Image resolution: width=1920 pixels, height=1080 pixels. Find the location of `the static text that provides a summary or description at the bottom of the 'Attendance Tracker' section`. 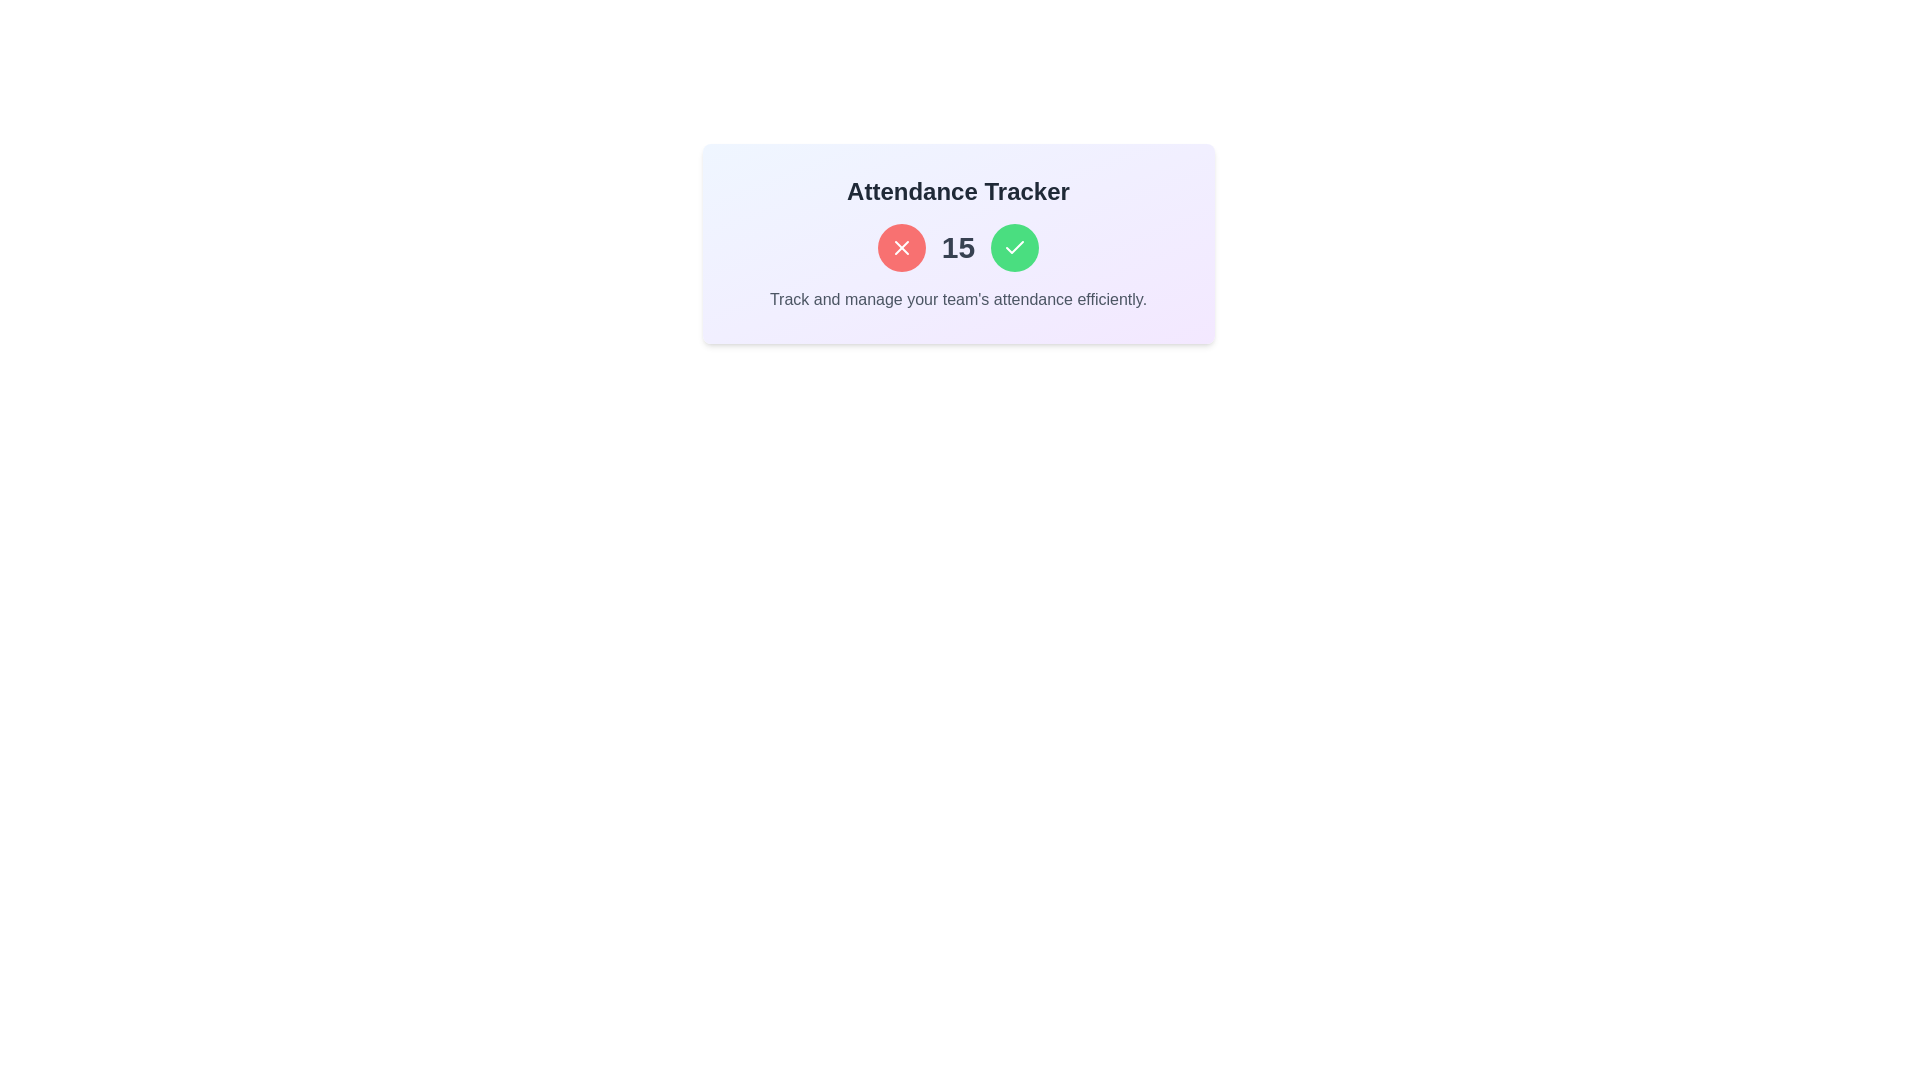

the static text that provides a summary or description at the bottom of the 'Attendance Tracker' section is located at coordinates (957, 300).